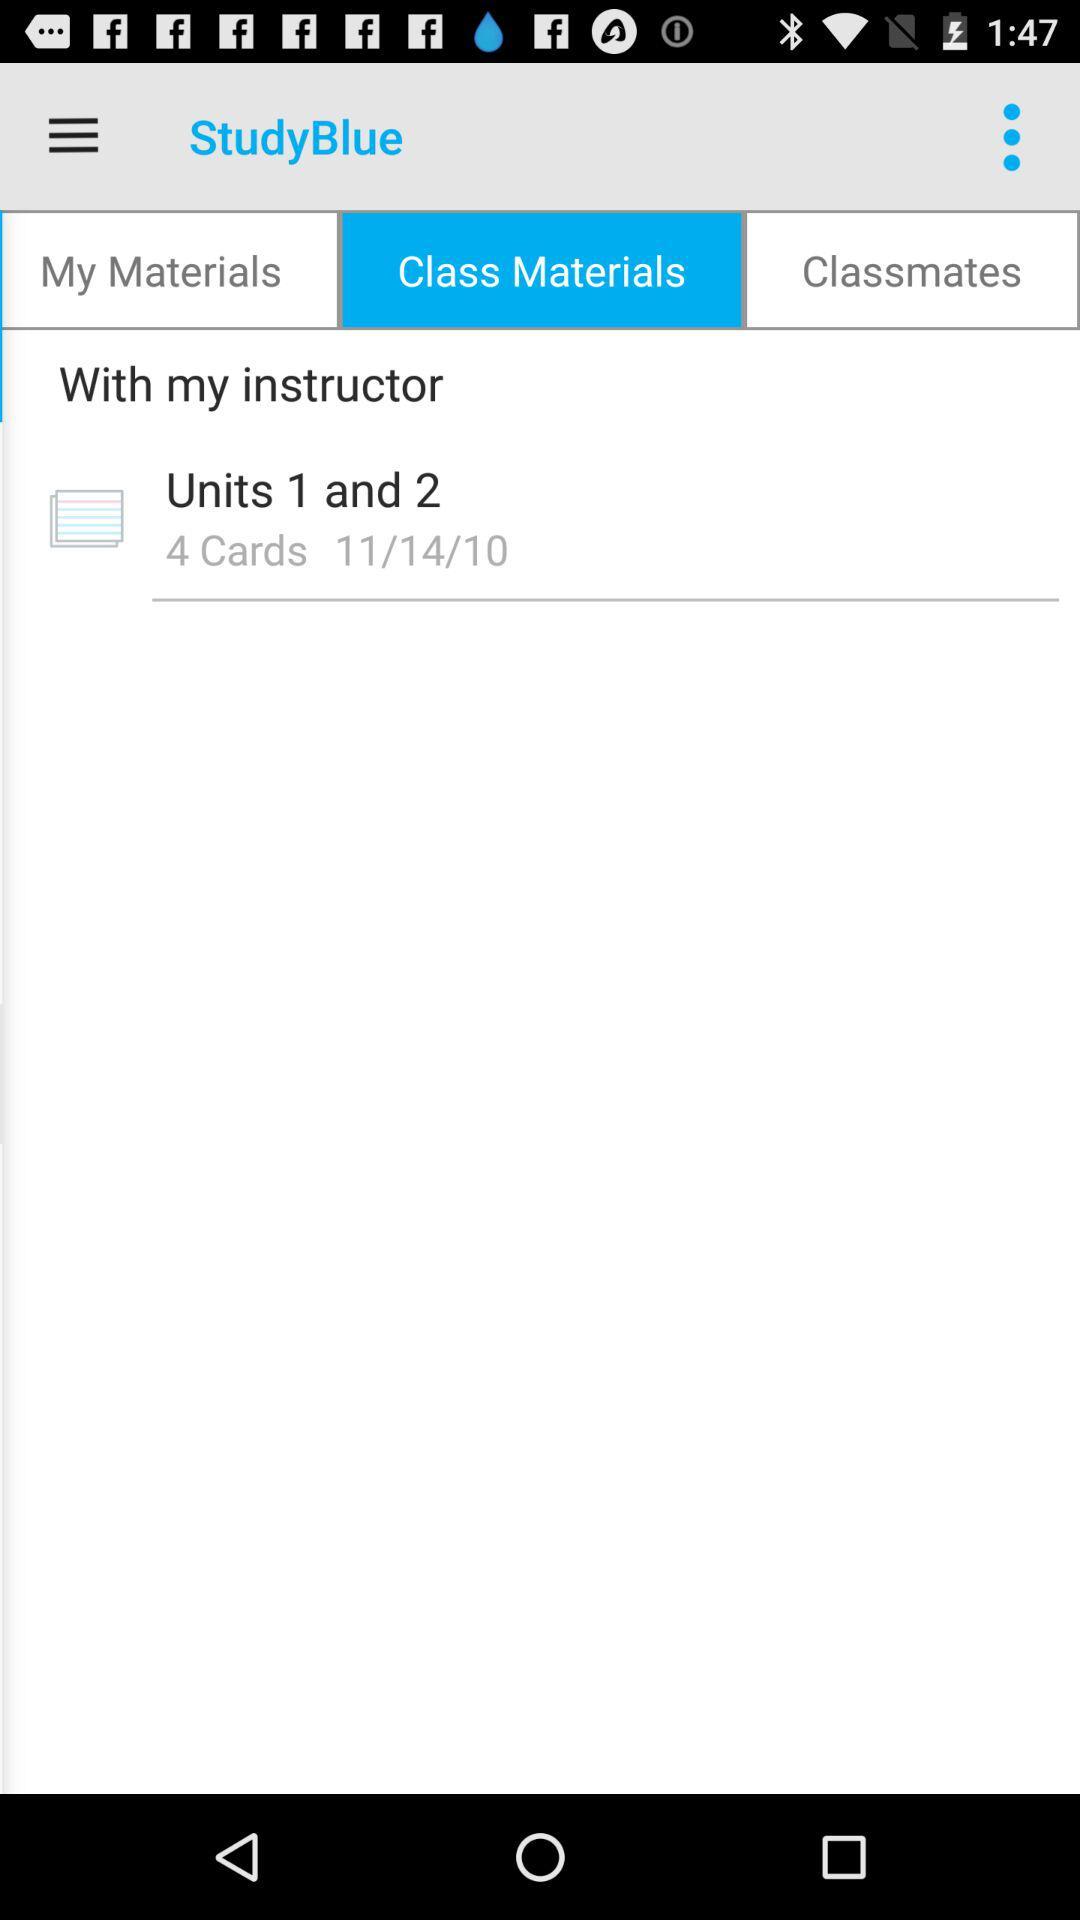 The height and width of the screenshot is (1920, 1080). Describe the element at coordinates (235, 548) in the screenshot. I see `the icon below units 1 and icon` at that location.